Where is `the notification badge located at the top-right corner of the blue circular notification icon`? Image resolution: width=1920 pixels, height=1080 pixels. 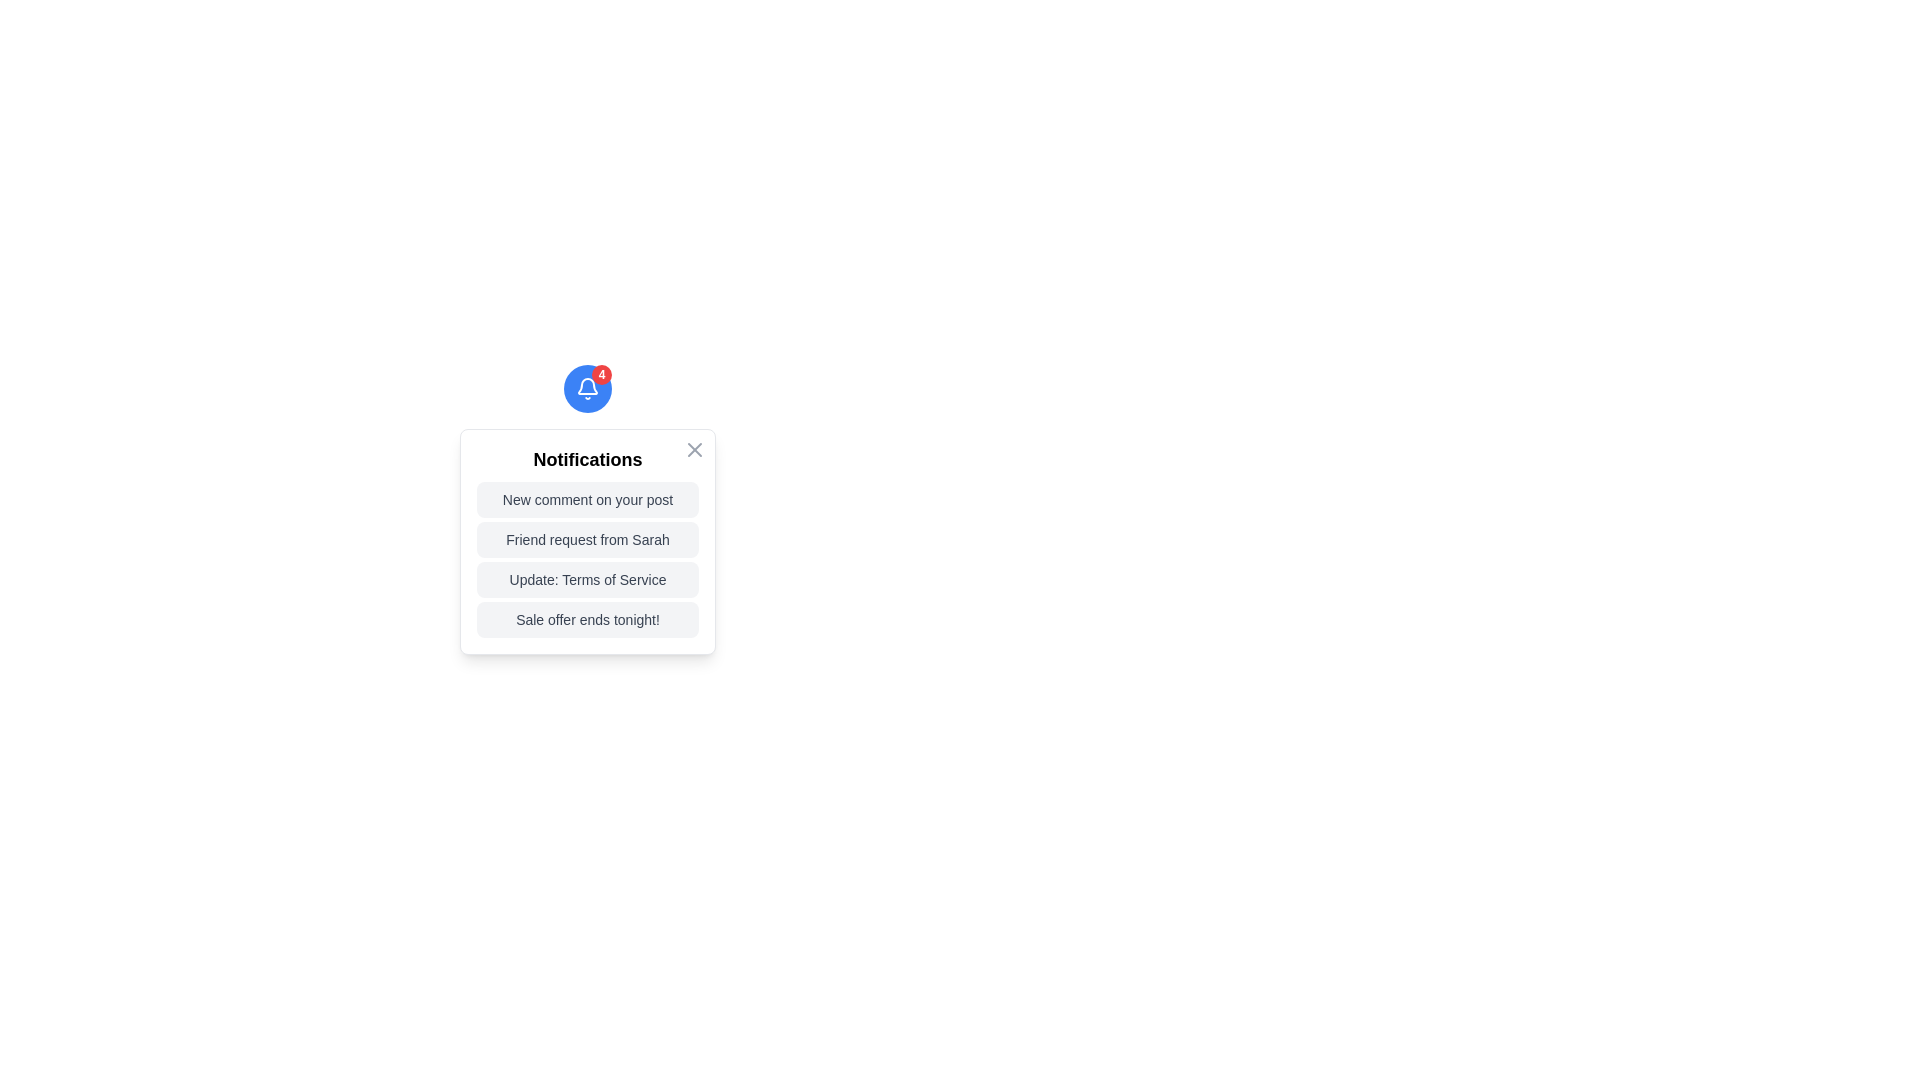
the notification badge located at the top-right corner of the blue circular notification icon is located at coordinates (600, 374).